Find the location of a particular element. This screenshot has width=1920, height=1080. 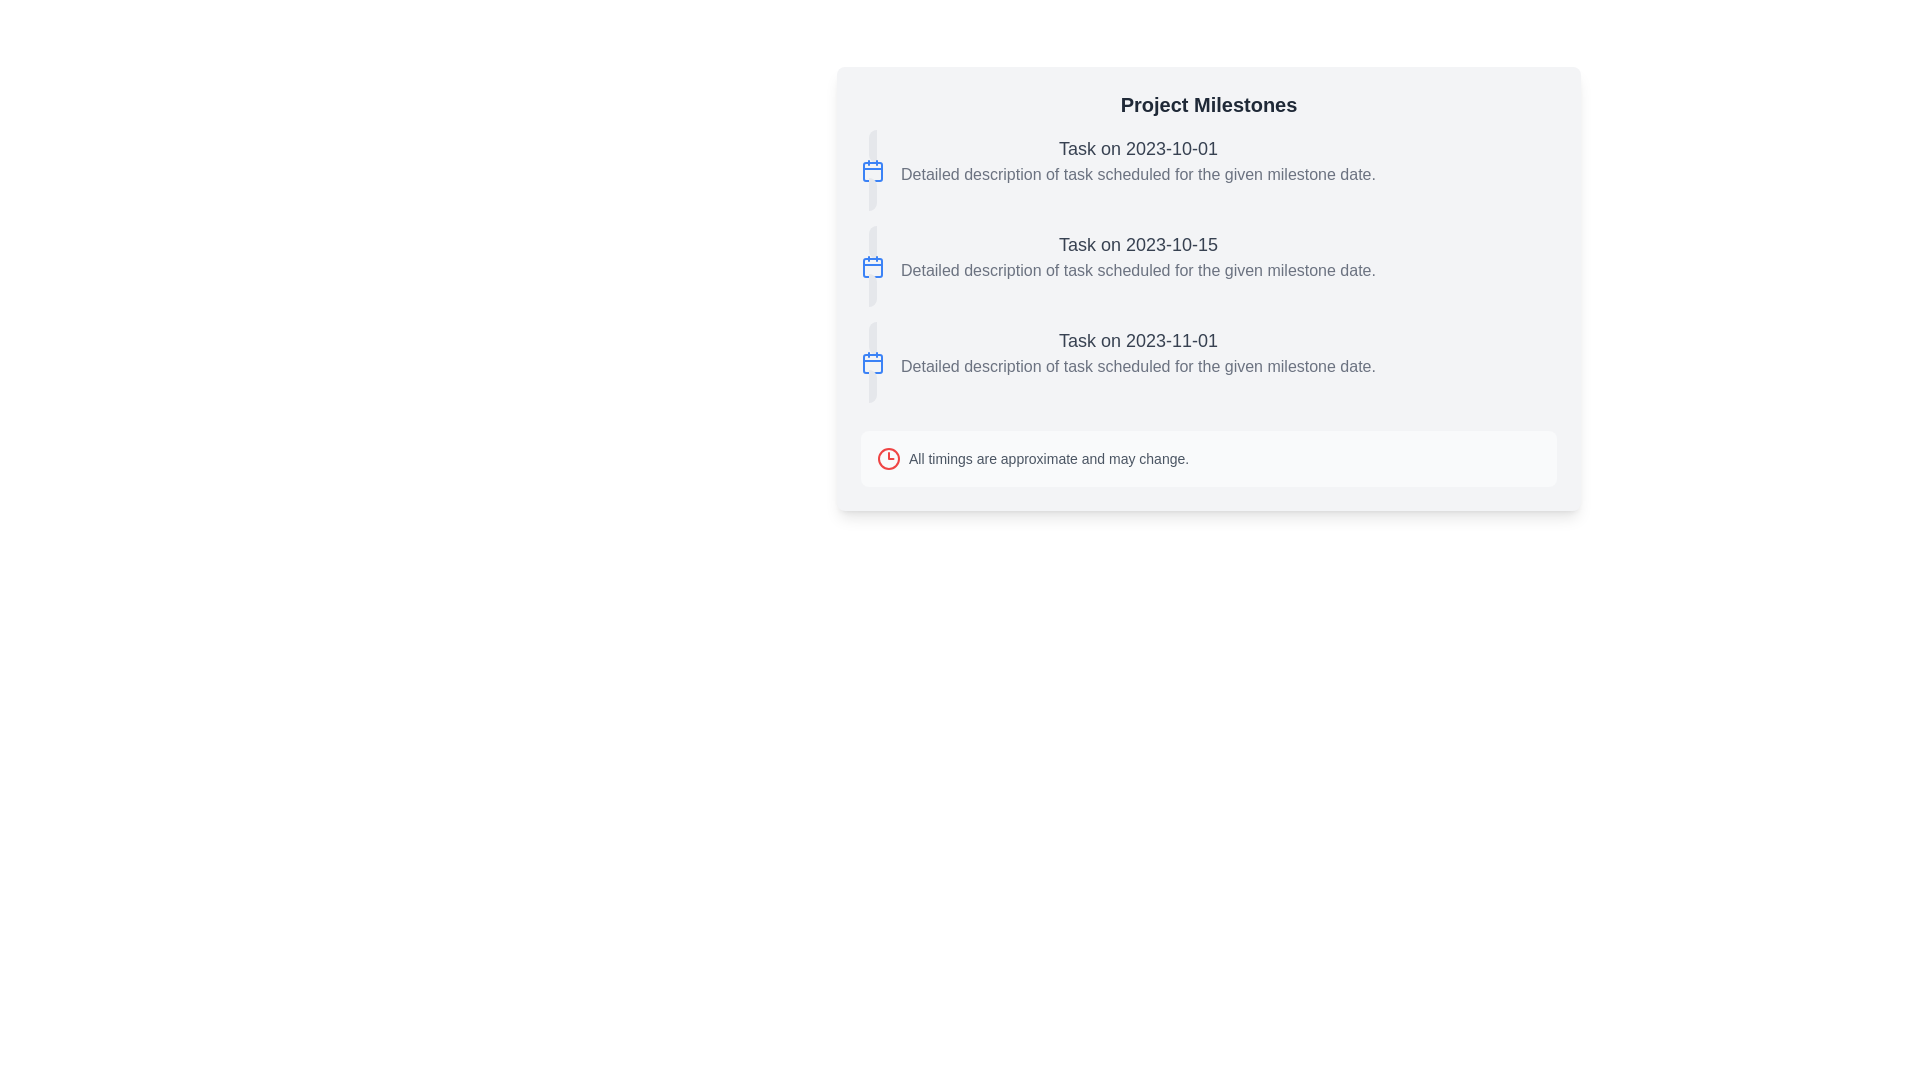

the second task description item which has the title 'Task on 2023-10-15' and a subtext detailing the task scheduled for the milestone date is located at coordinates (1138, 256).